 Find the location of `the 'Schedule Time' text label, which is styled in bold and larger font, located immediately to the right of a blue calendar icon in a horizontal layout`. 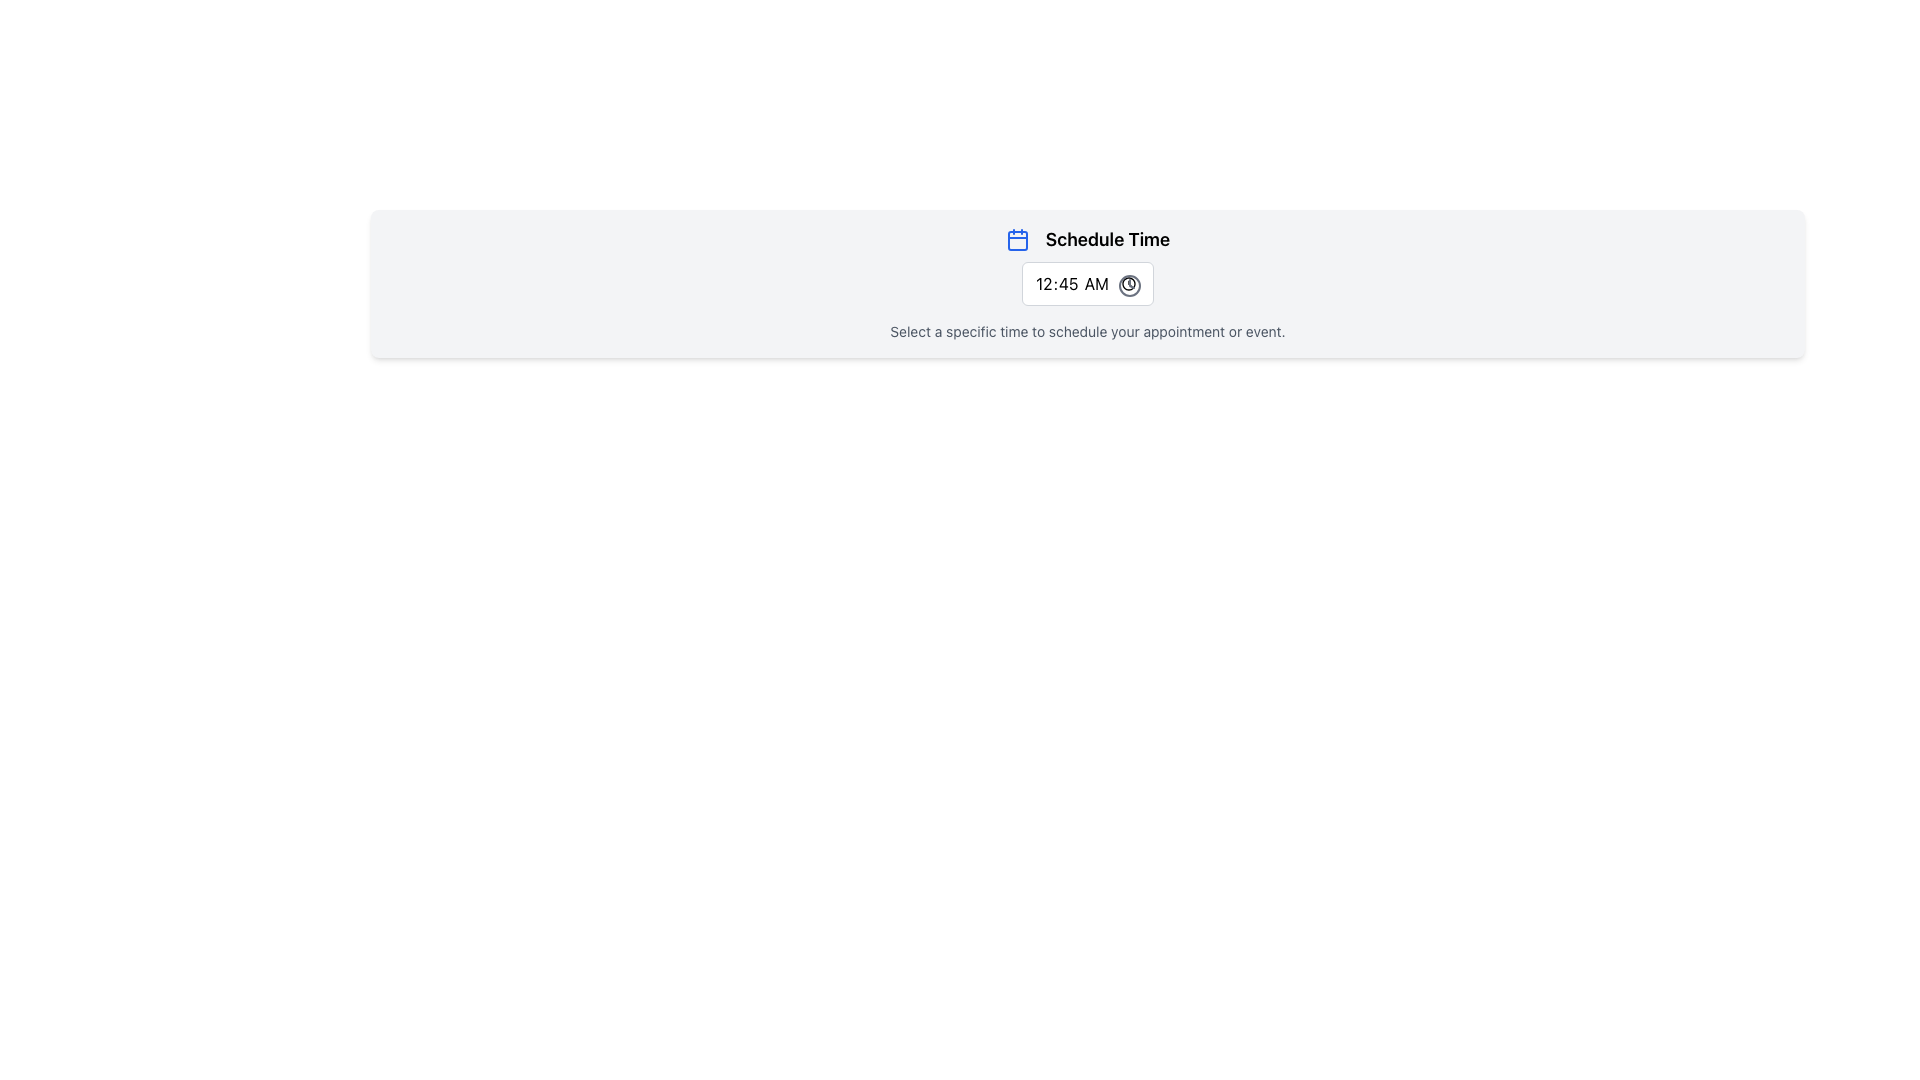

the 'Schedule Time' text label, which is styled in bold and larger font, located immediately to the right of a blue calendar icon in a horizontal layout is located at coordinates (1107, 238).